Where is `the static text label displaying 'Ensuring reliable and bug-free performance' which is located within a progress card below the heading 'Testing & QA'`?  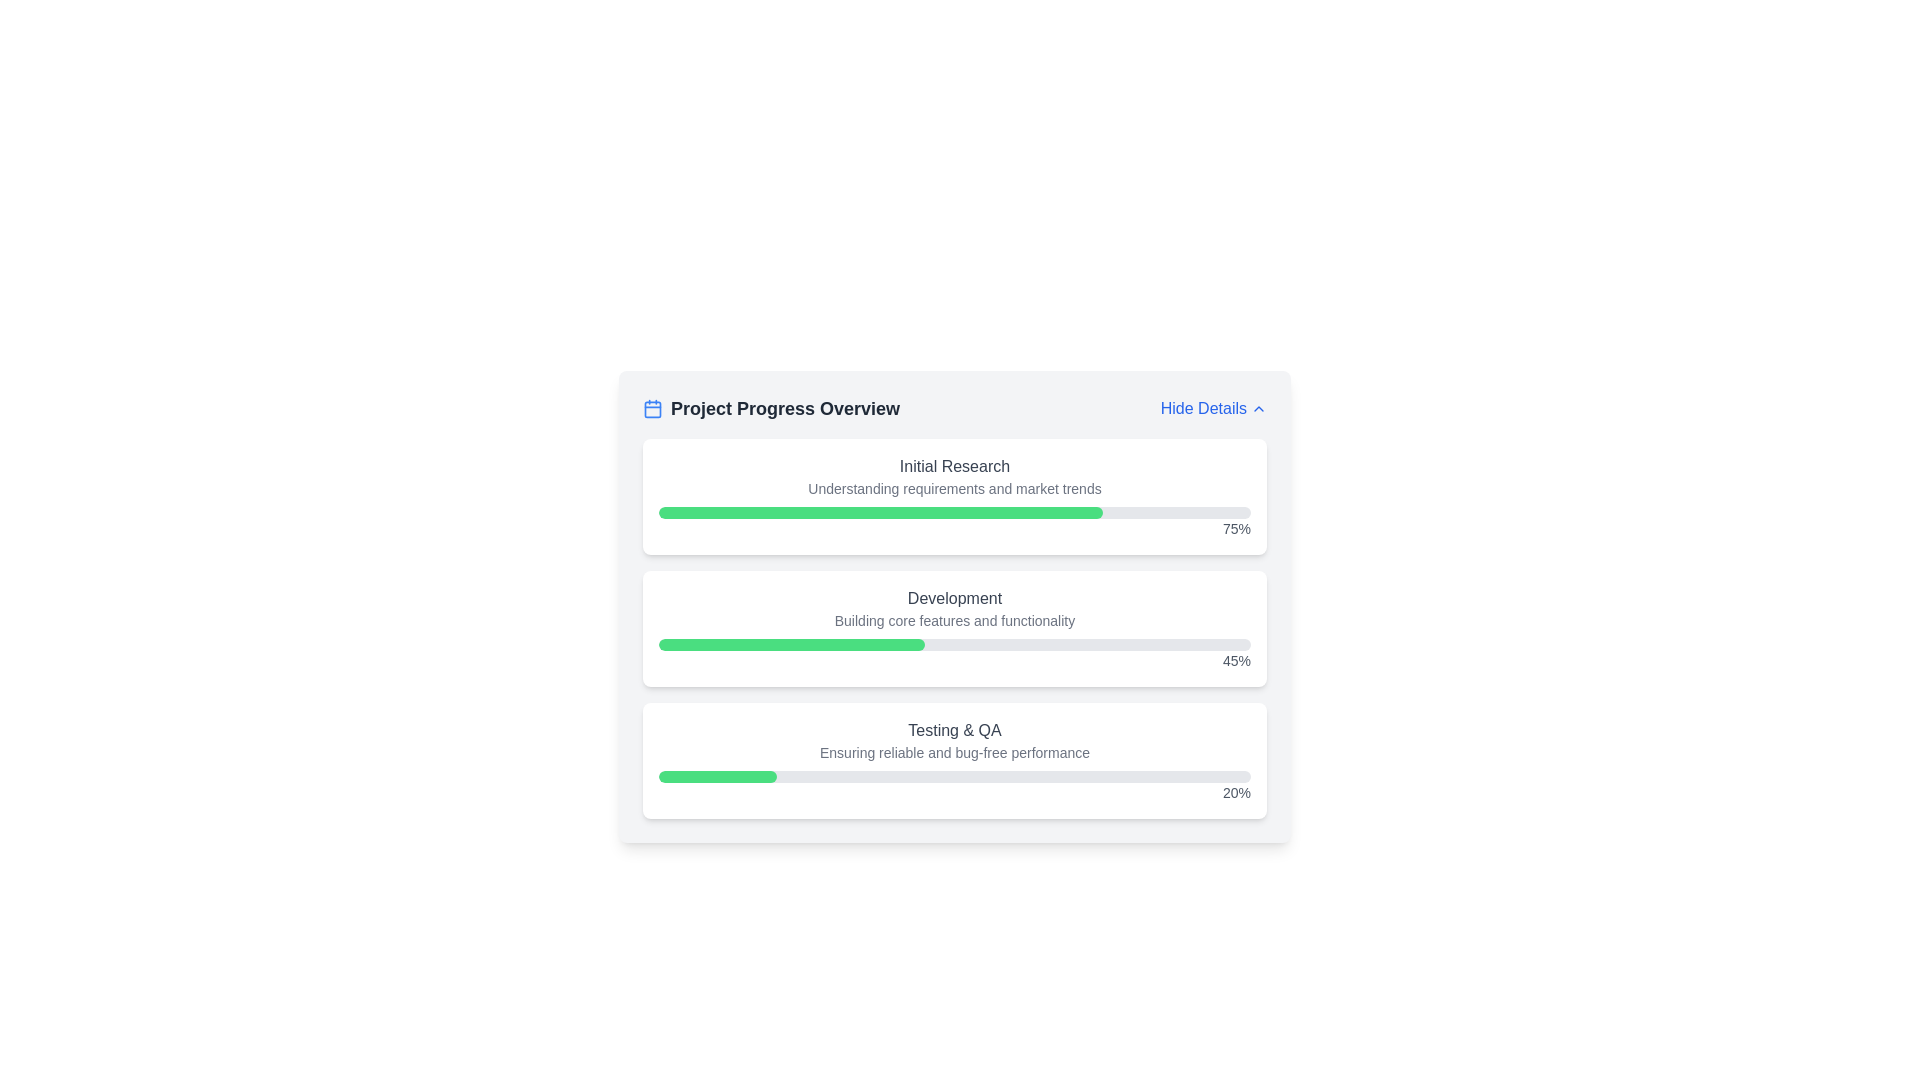
the static text label displaying 'Ensuring reliable and bug-free performance' which is located within a progress card below the heading 'Testing & QA' is located at coordinates (954, 752).